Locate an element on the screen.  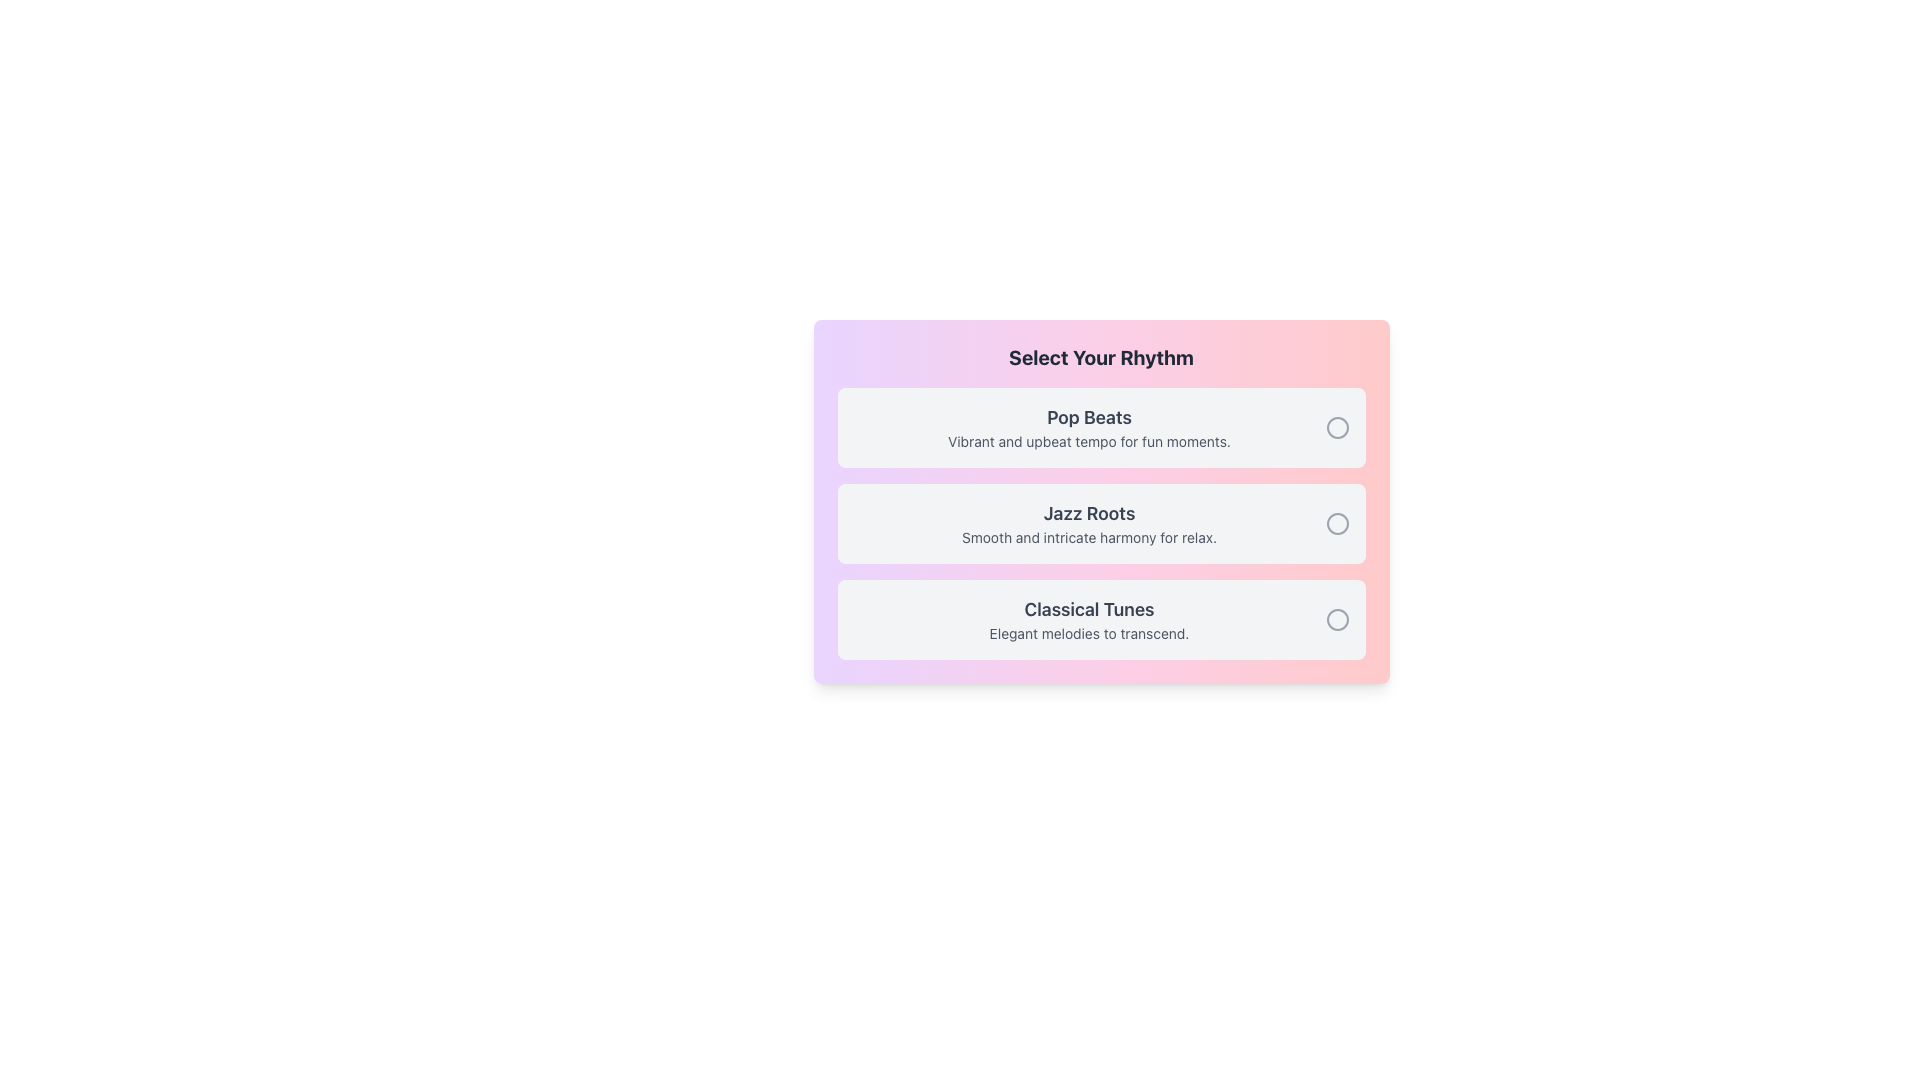
text label 'Pop Beats' which is the first item in the list under the heading 'Select Your Rhythm' is located at coordinates (1088, 427).